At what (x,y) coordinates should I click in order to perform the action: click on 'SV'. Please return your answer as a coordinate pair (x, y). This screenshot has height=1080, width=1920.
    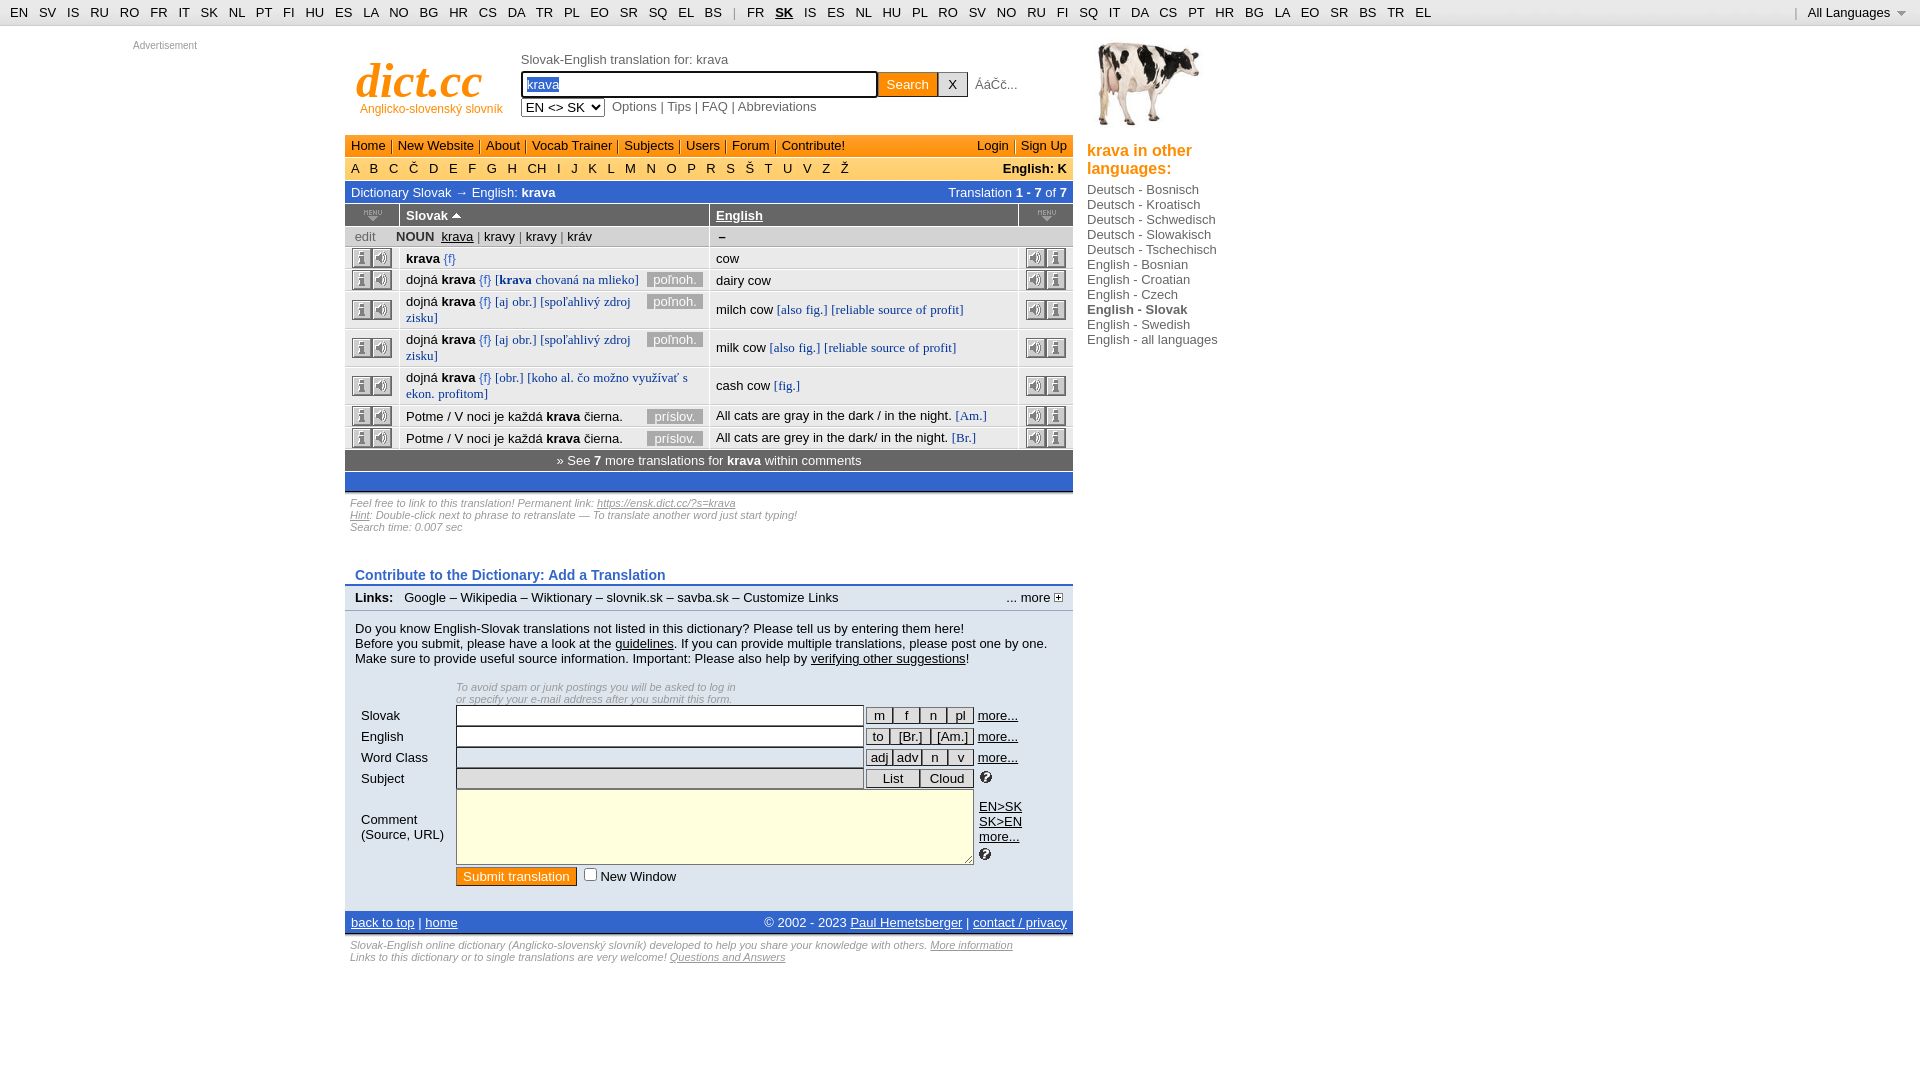
    Looking at the image, I should click on (977, 12).